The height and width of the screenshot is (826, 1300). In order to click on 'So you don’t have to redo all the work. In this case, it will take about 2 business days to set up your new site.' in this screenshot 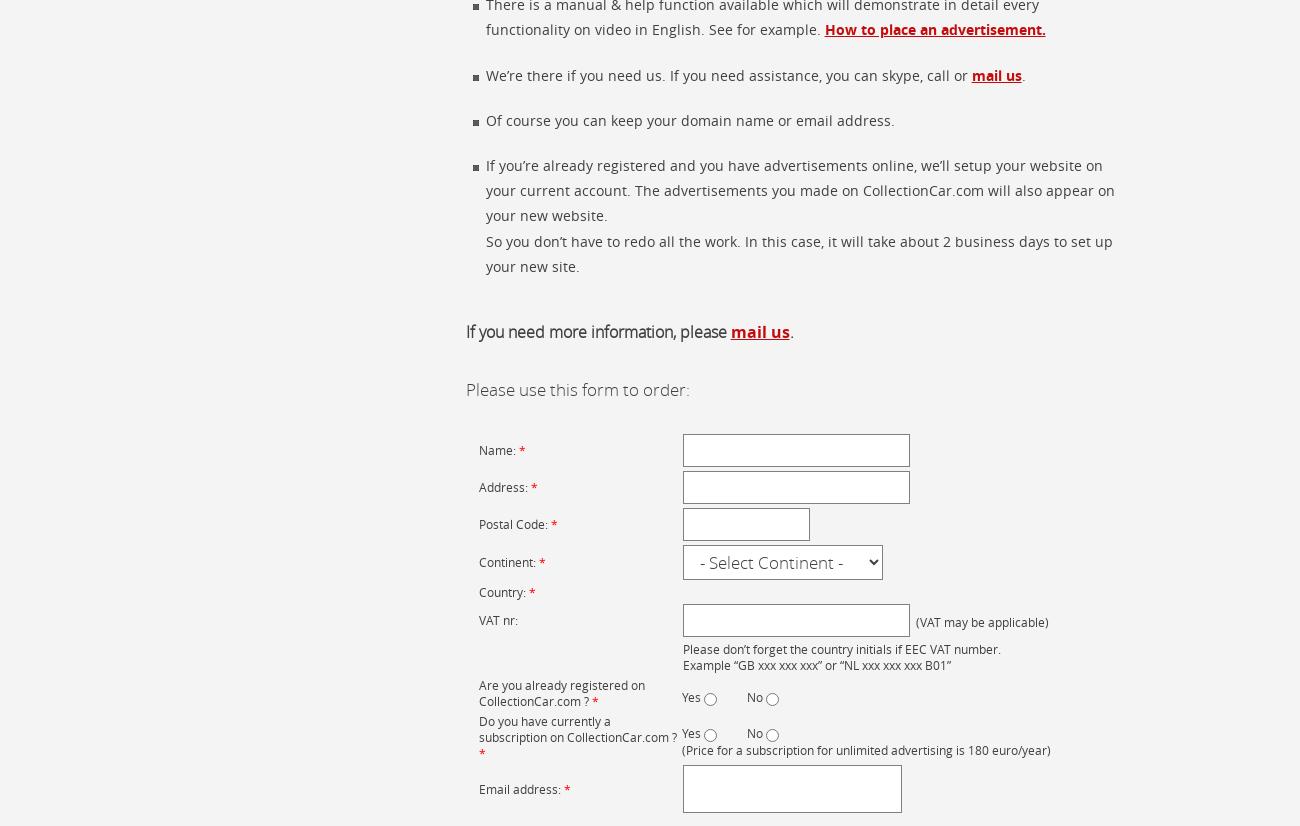, I will do `click(797, 253)`.